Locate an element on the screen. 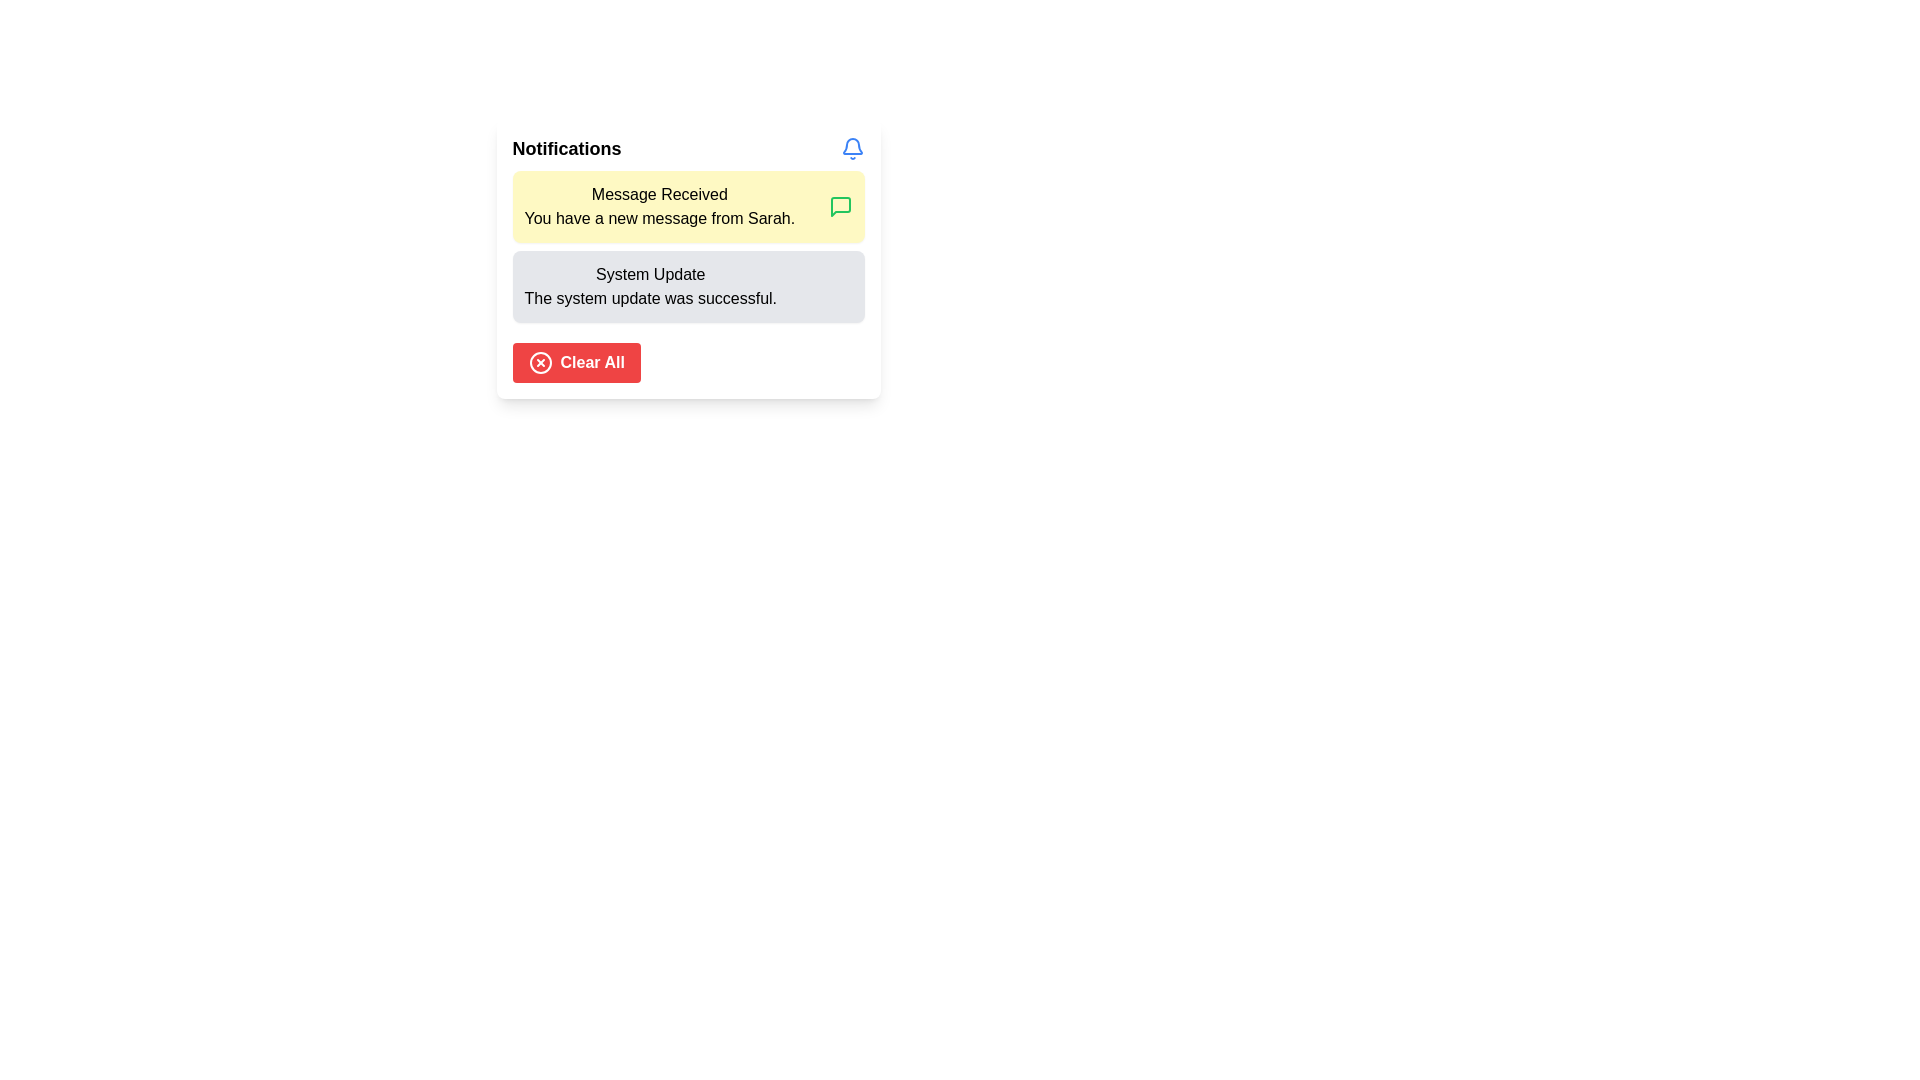  the 'System Update' text label, which is bold and larger than the text below it, located within the notification card under 'Notifications' is located at coordinates (650, 274).